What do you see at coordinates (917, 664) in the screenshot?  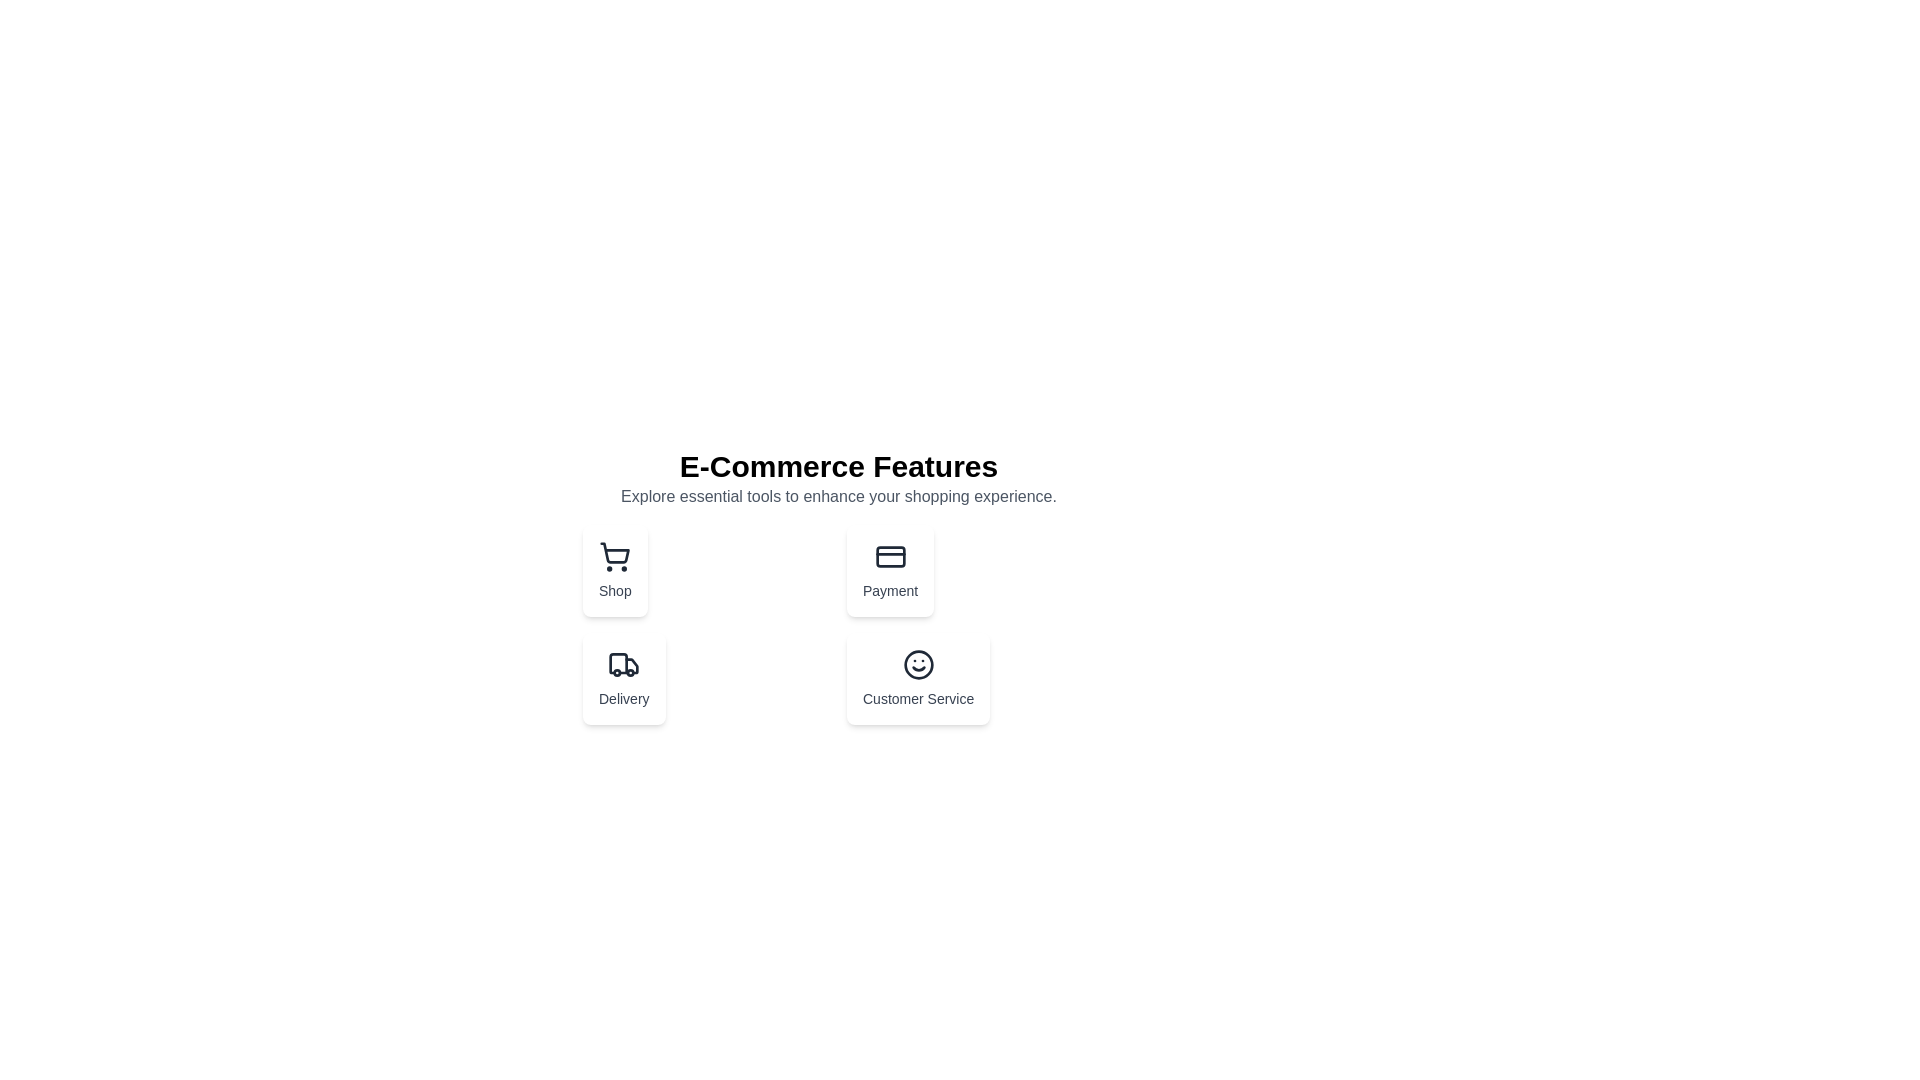 I see `the circular outline of the smiley face icon representing 'Customer Service' located at the lower right section of the grid below the header 'E-Commerce Features'` at bounding box center [917, 664].